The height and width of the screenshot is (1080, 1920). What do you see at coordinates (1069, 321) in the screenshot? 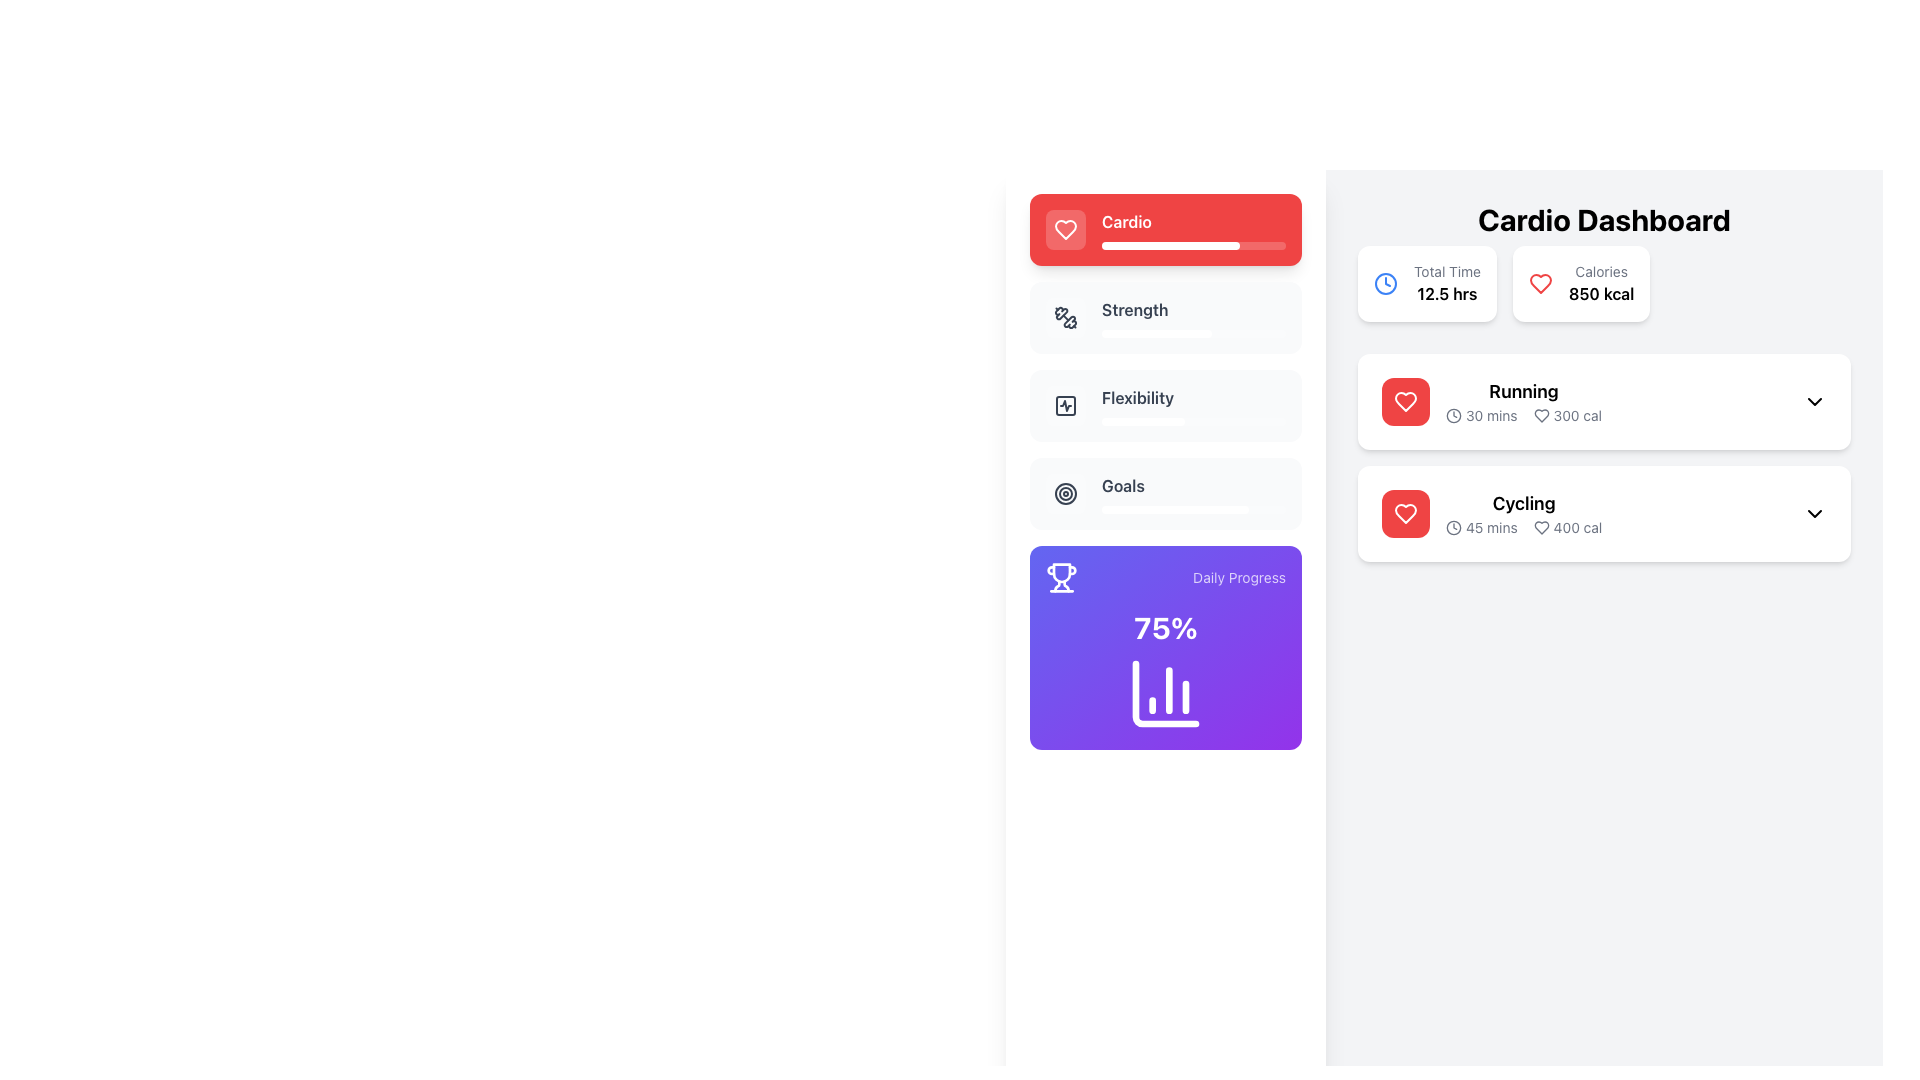
I see `the SVG icon resembling a stylized dumbbell located in the 'Strength' section of the interface` at bounding box center [1069, 321].